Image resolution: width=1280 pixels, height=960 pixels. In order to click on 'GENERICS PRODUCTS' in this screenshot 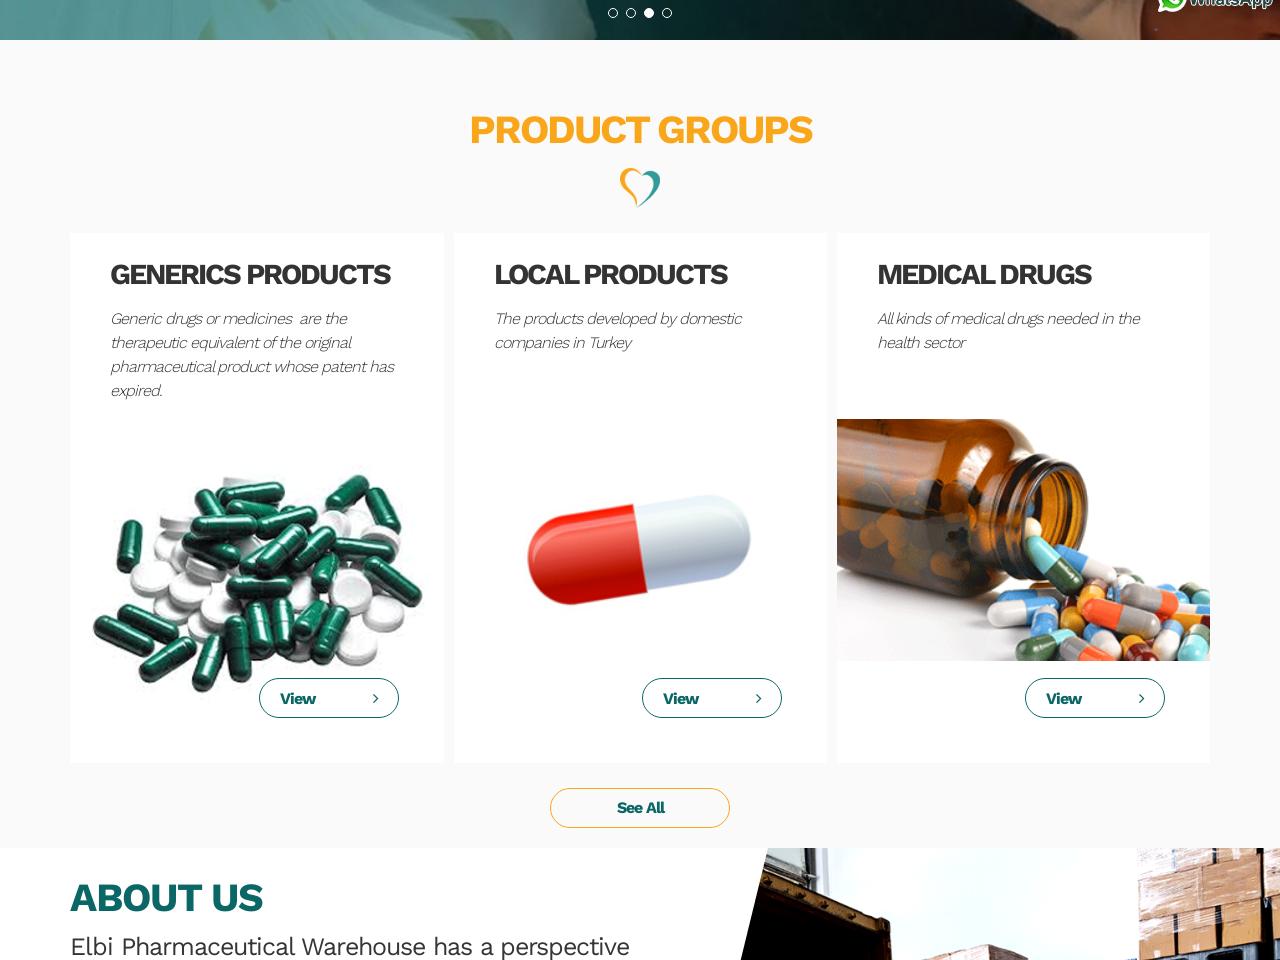, I will do `click(248, 272)`.